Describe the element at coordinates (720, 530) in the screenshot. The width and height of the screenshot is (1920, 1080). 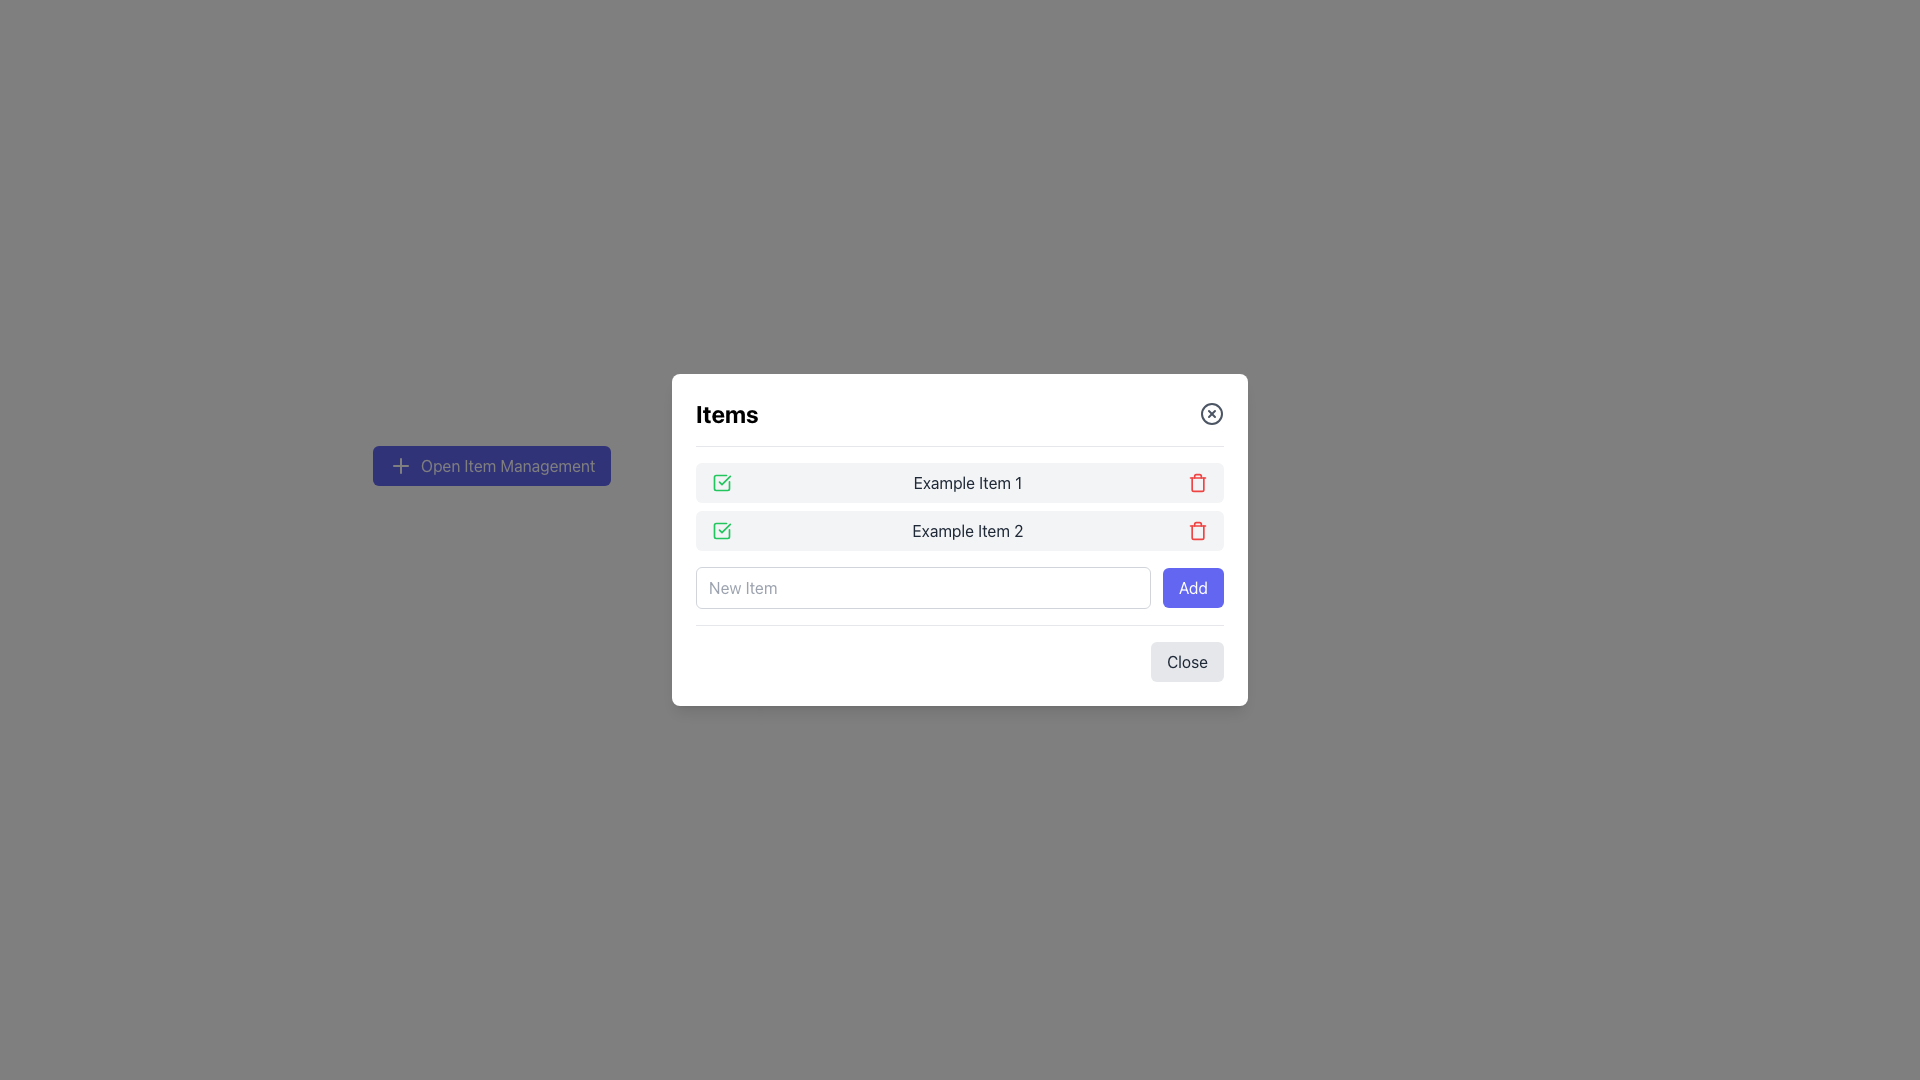
I see `the green square icon with a checkmark located to the left of the text 'Example Item 2'` at that location.